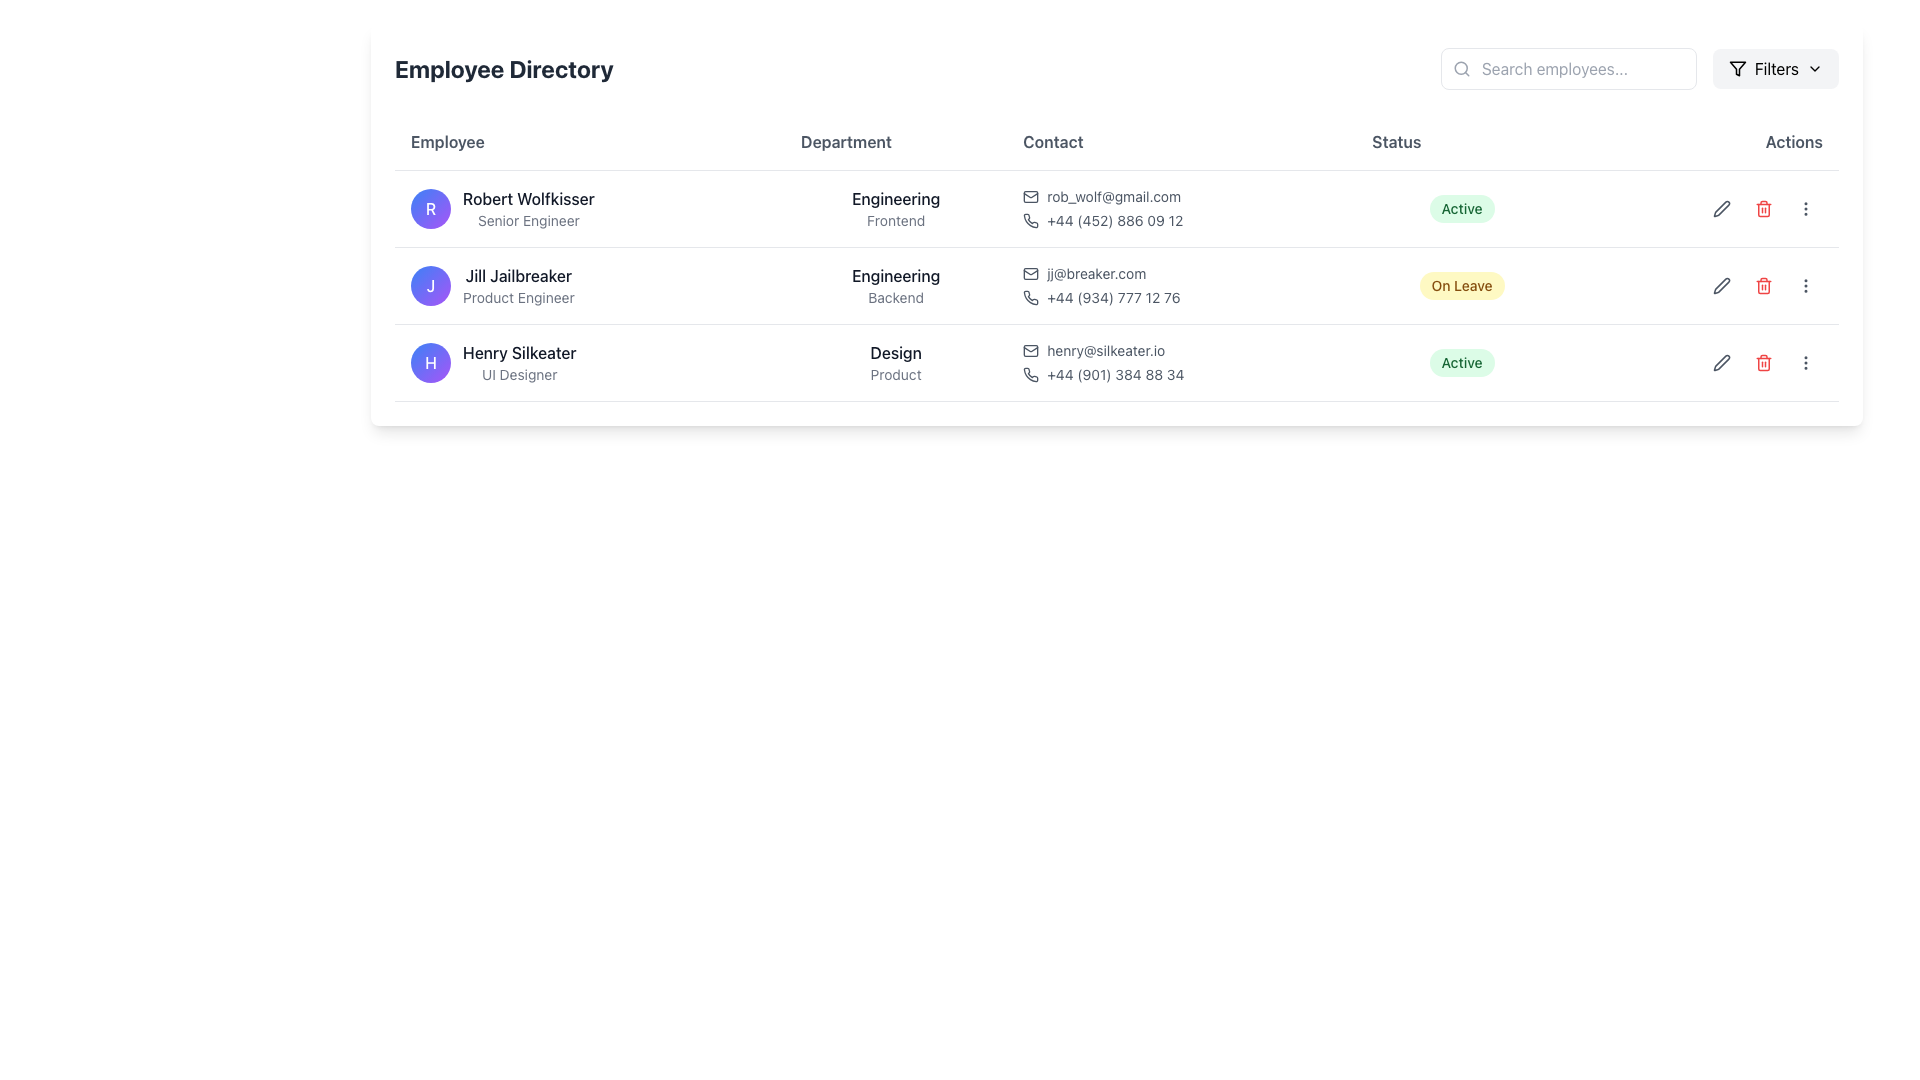 This screenshot has width=1920, height=1080. I want to click on the static text element displaying the phone number for 'Henry Silkeater', located in the 'Contact' column of the 'Employee Directory' table, directly below the email address 'henry@silkeater.io', so click(1181, 374).